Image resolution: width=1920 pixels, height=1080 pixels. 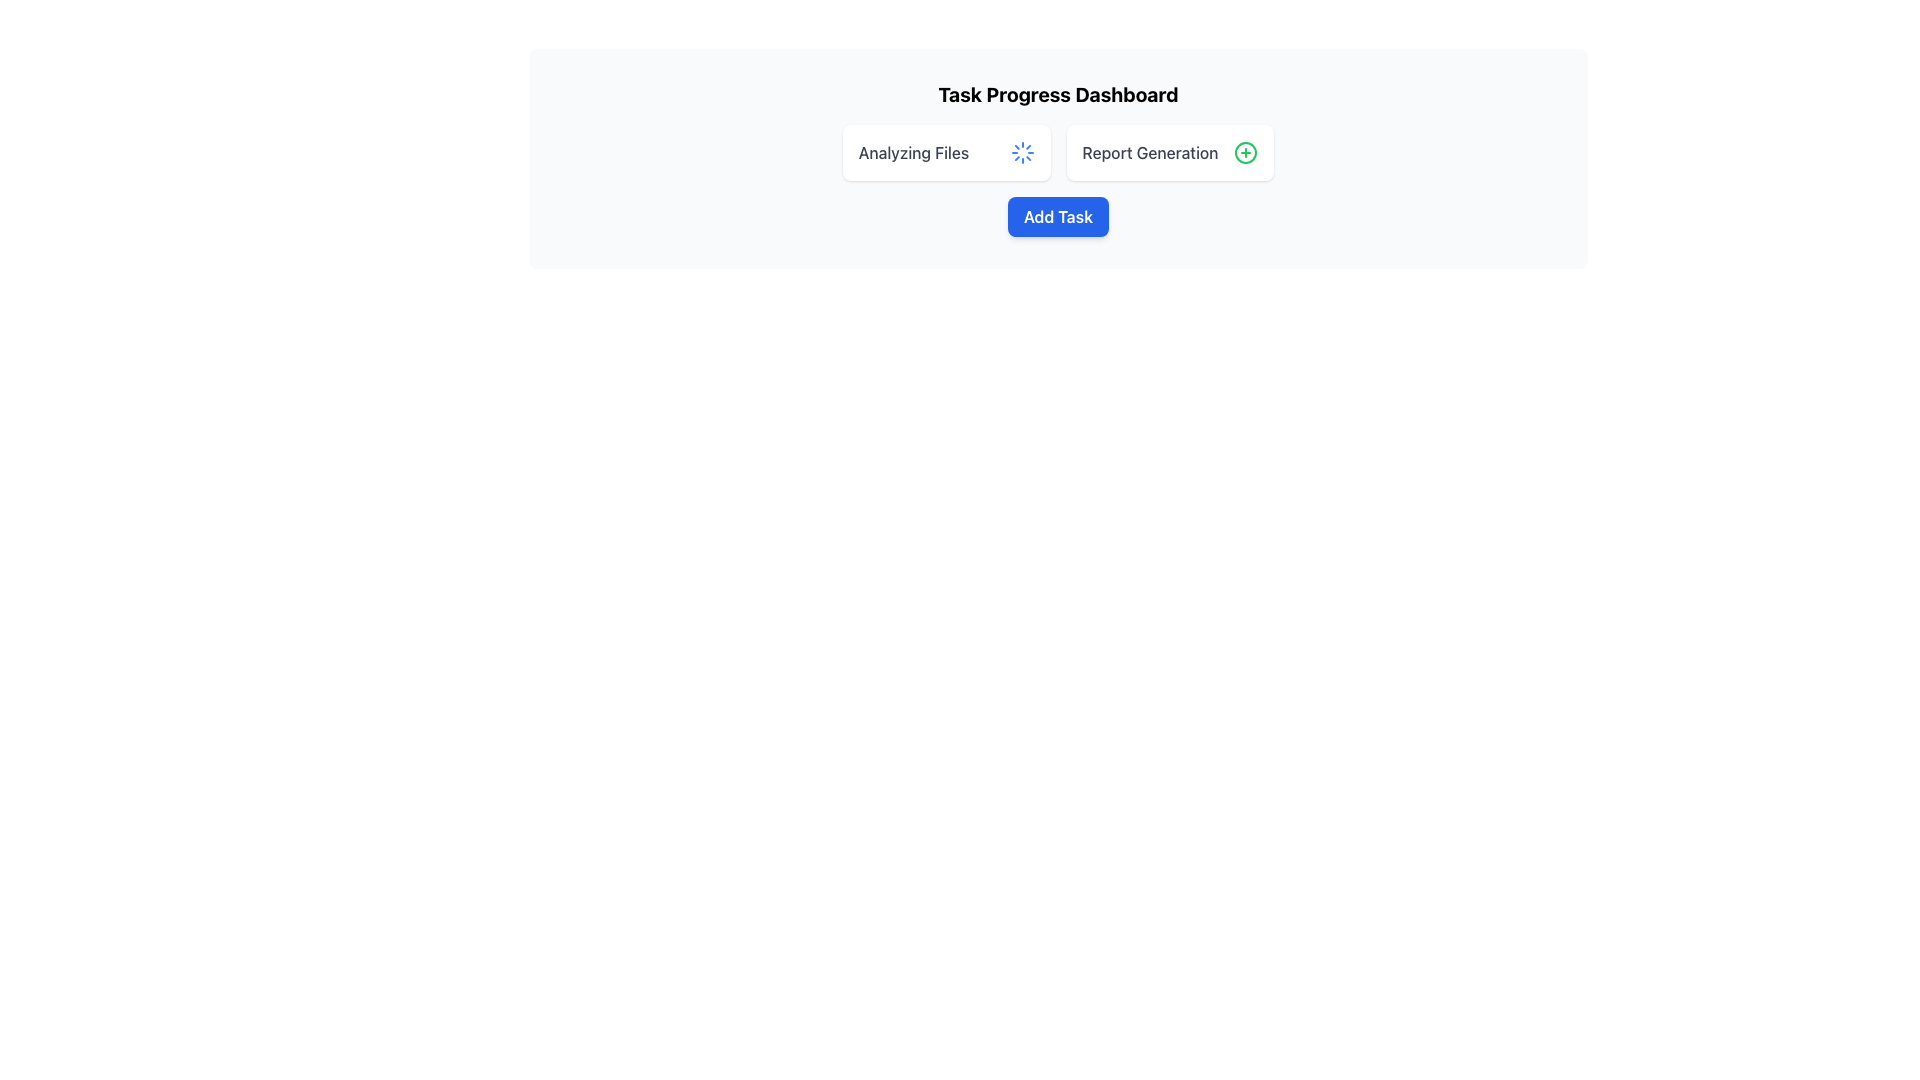 What do you see at coordinates (1245, 152) in the screenshot?
I see `the green circular icon with a centered plus sign next to the 'Report Generation' label` at bounding box center [1245, 152].